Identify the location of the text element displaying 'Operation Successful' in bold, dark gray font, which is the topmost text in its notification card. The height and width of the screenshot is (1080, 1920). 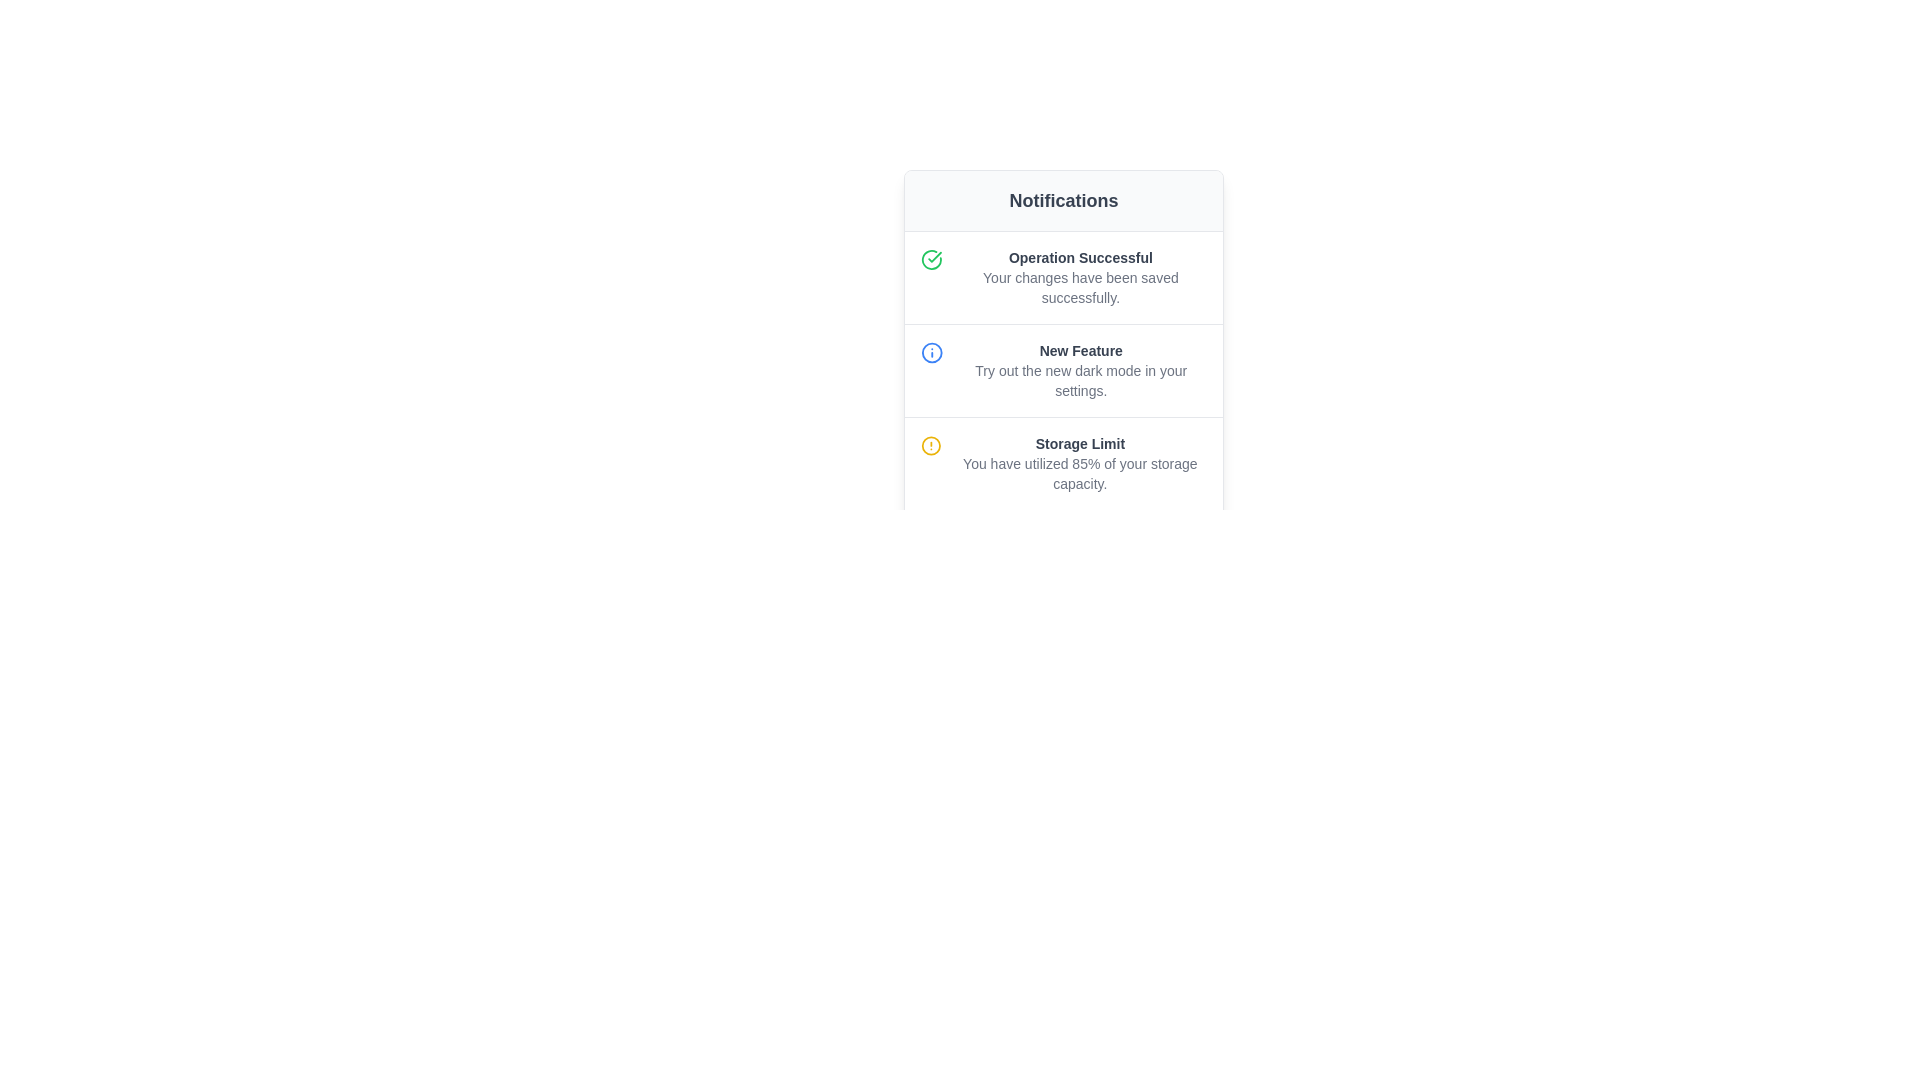
(1079, 257).